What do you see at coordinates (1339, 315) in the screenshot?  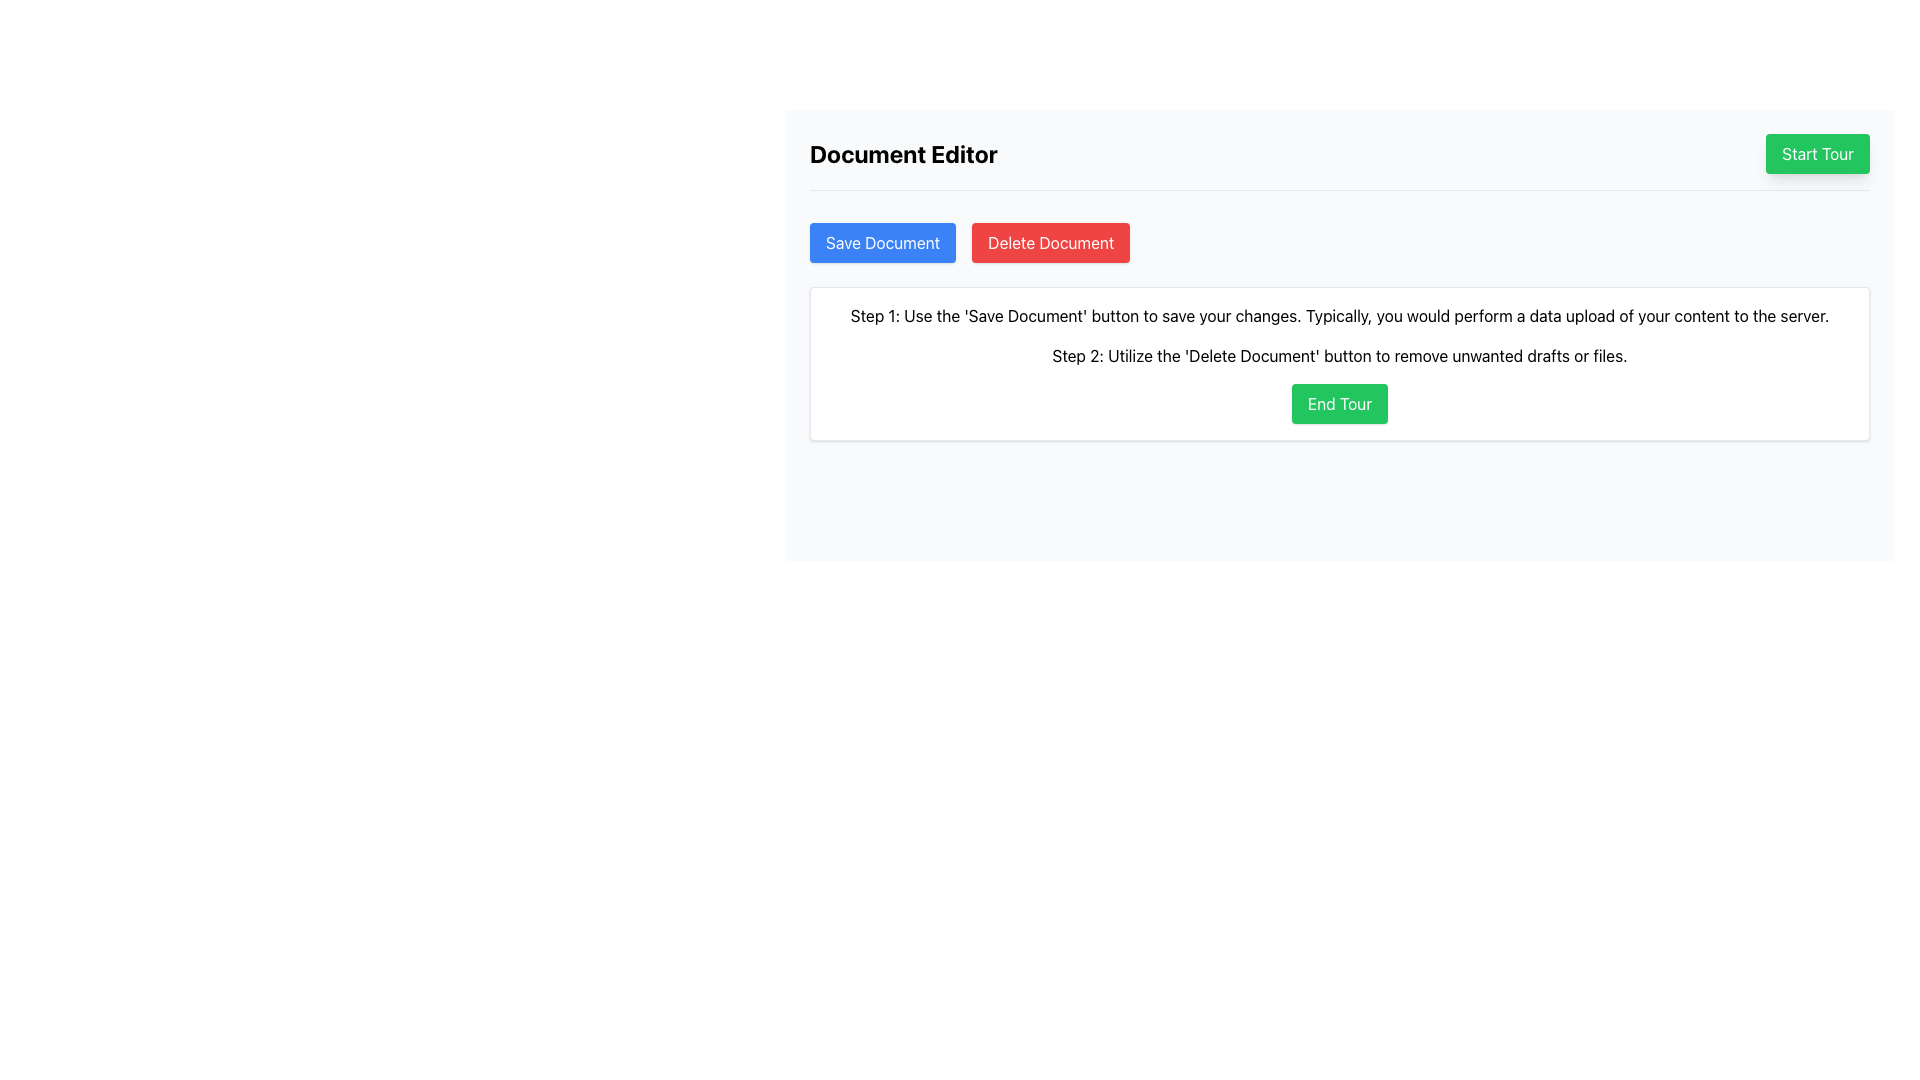 I see `the instruction text for saving a document, which is displayed in black within a white rectangle, located at the top of the card-style interface` at bounding box center [1339, 315].